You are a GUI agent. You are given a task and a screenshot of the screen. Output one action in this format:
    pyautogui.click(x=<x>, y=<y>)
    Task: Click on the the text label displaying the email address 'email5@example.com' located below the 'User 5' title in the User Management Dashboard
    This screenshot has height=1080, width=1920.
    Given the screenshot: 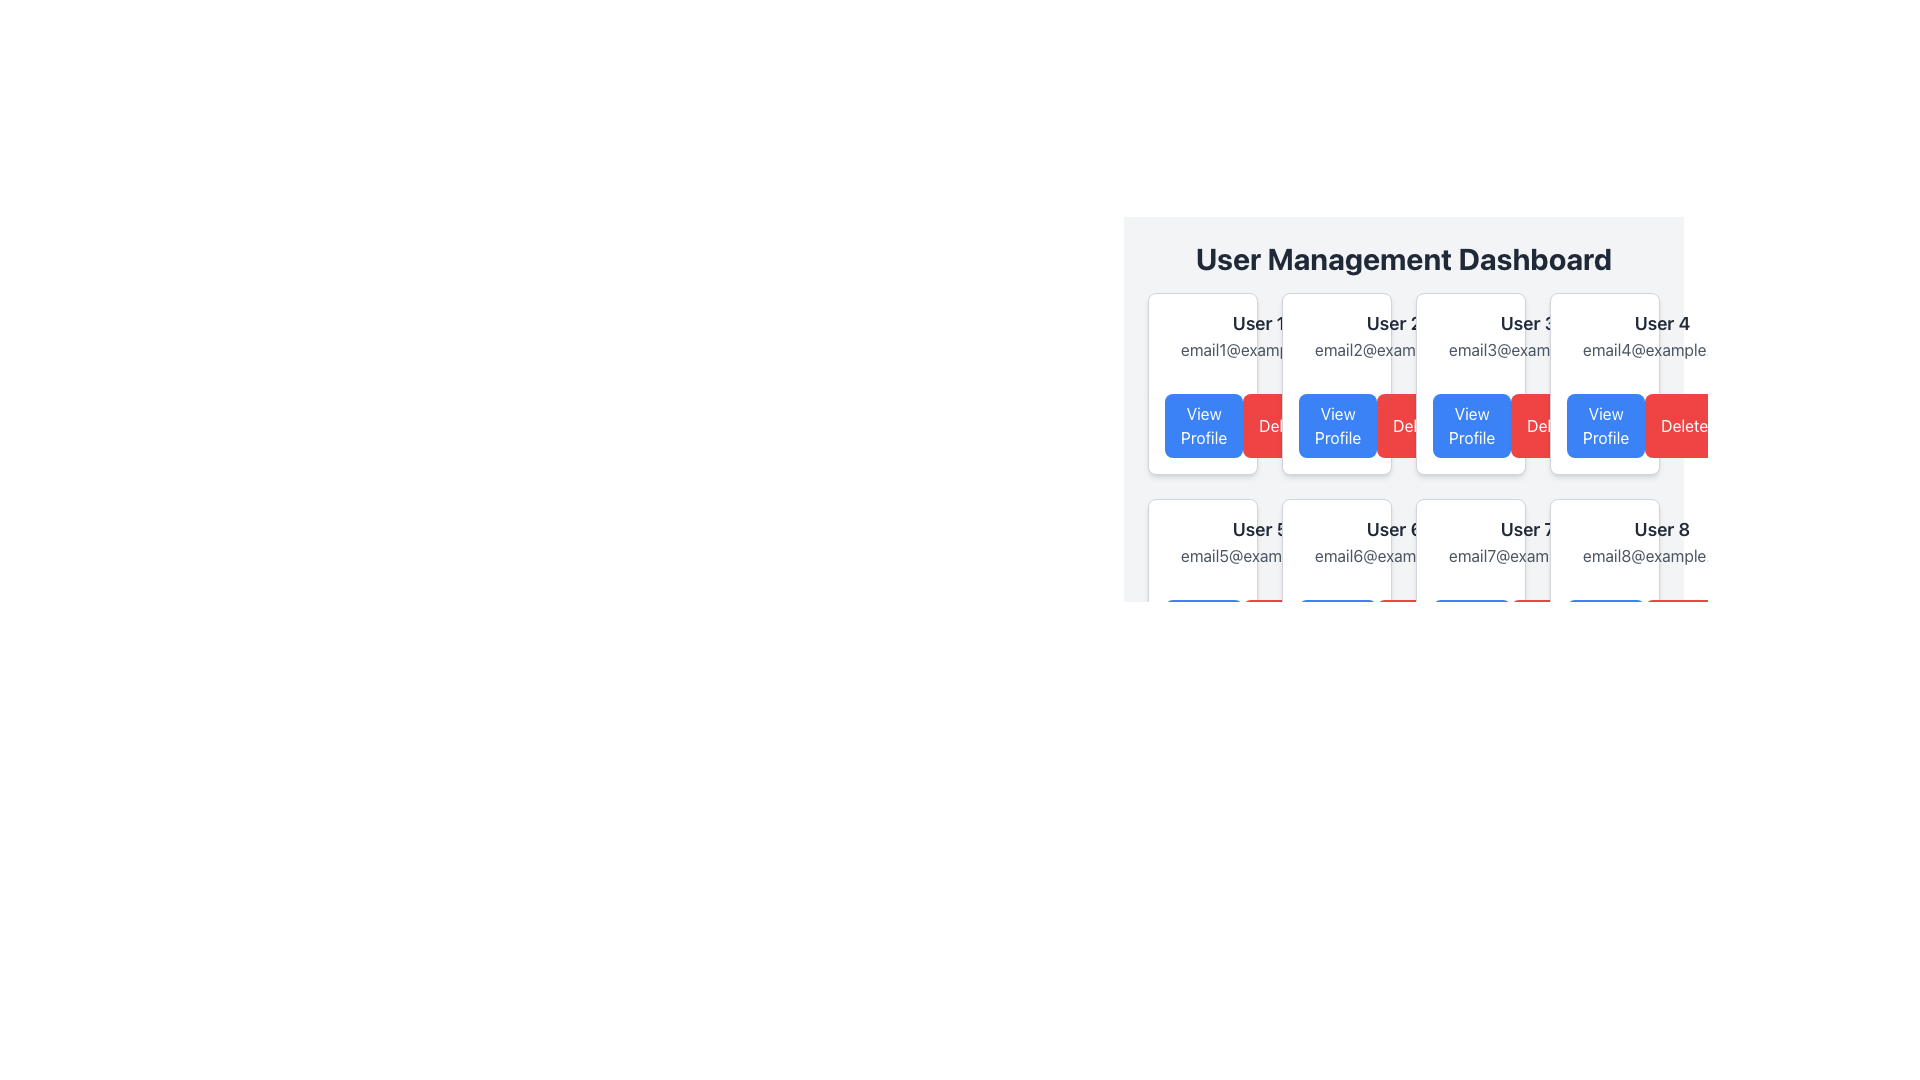 What is the action you would take?
    pyautogui.click(x=1259, y=555)
    